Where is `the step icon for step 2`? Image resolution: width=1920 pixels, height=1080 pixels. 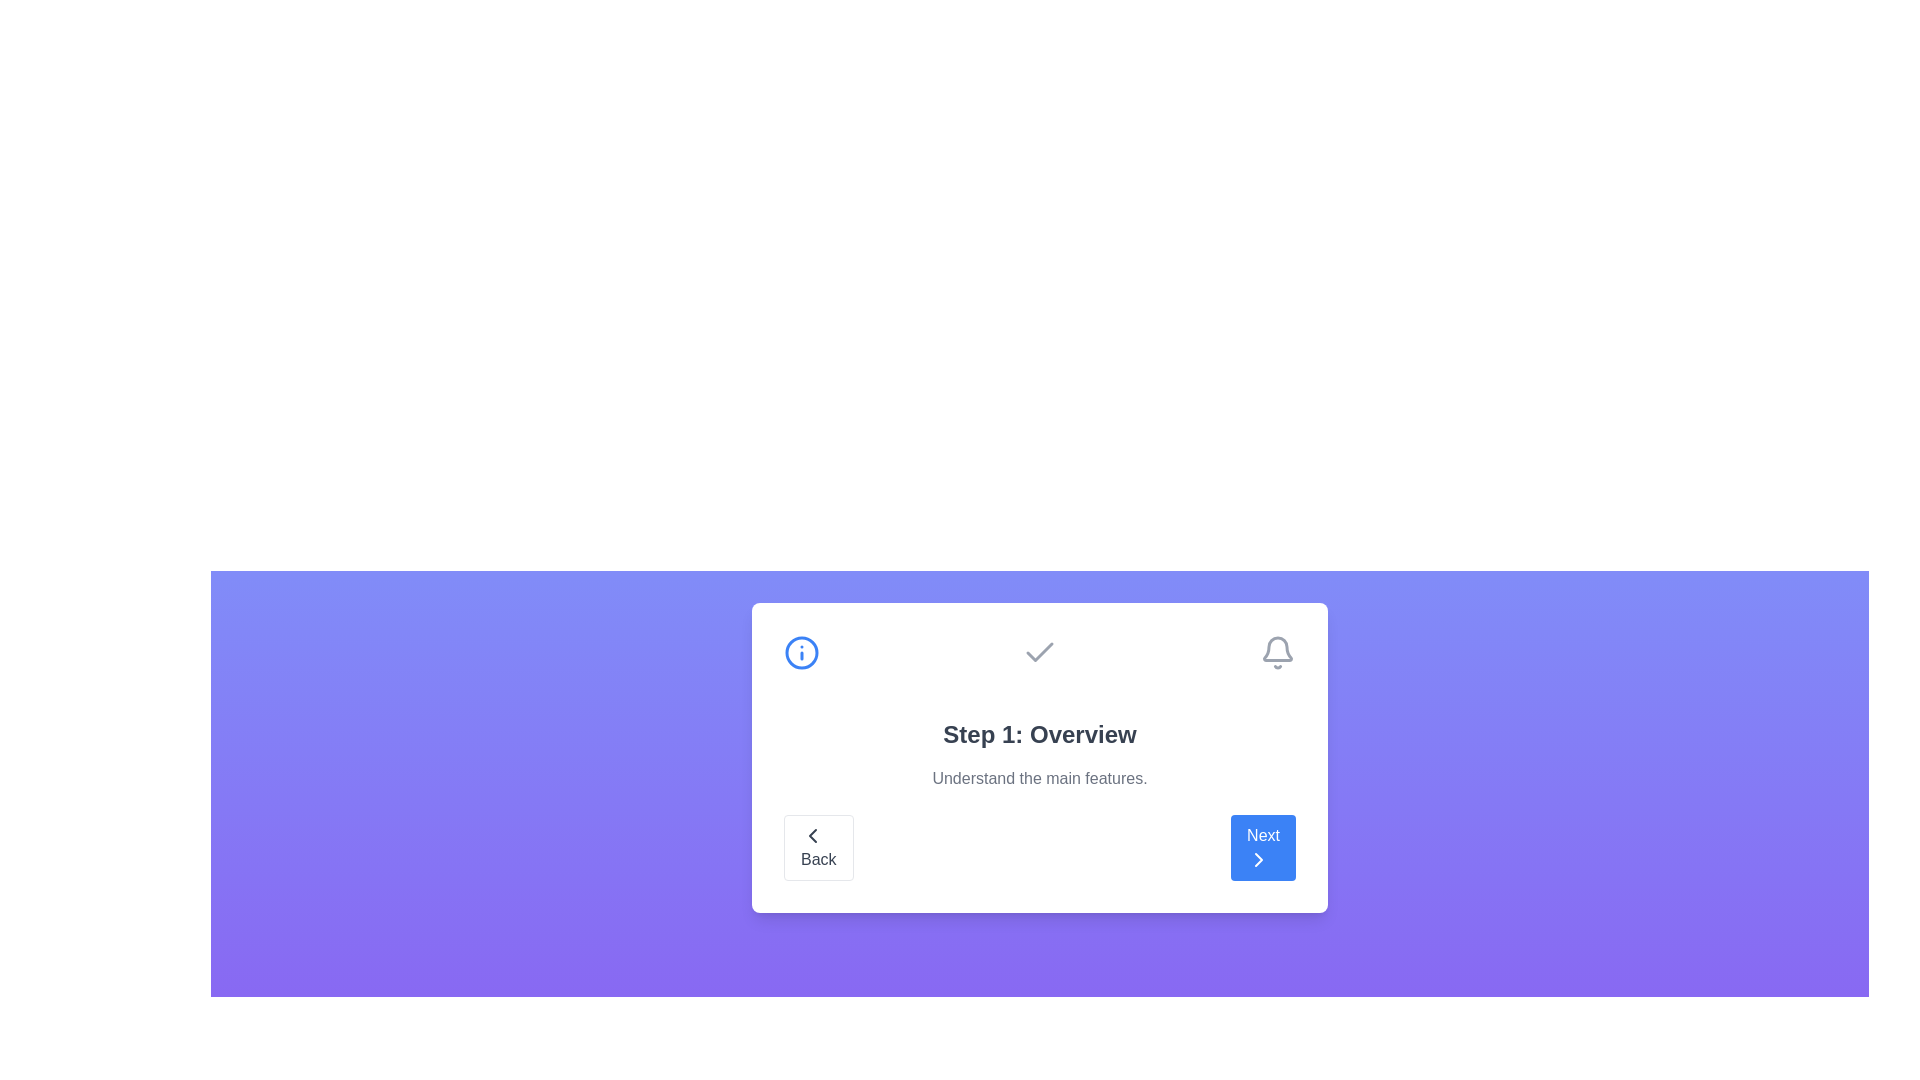
the step icon for step 2 is located at coordinates (1040, 652).